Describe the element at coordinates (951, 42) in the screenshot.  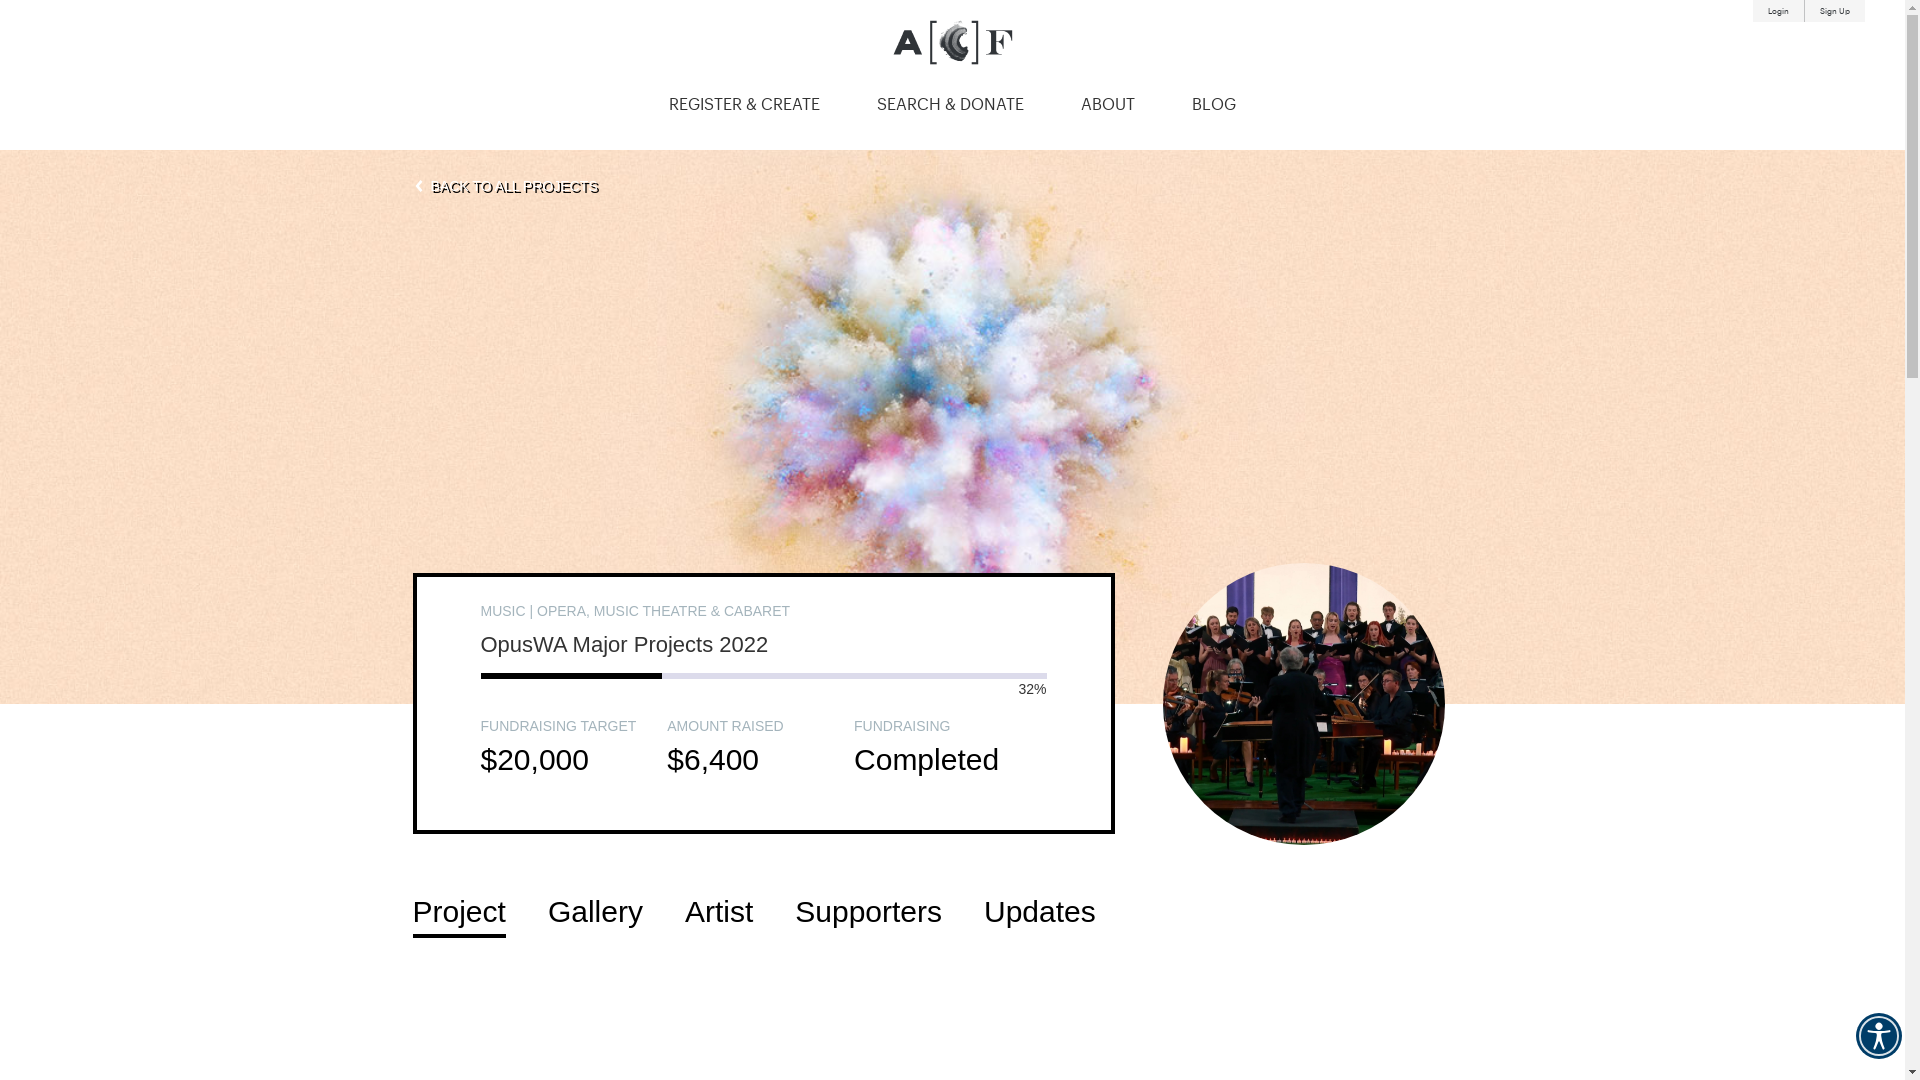
I see `'Australian Cultural Fund'` at that location.